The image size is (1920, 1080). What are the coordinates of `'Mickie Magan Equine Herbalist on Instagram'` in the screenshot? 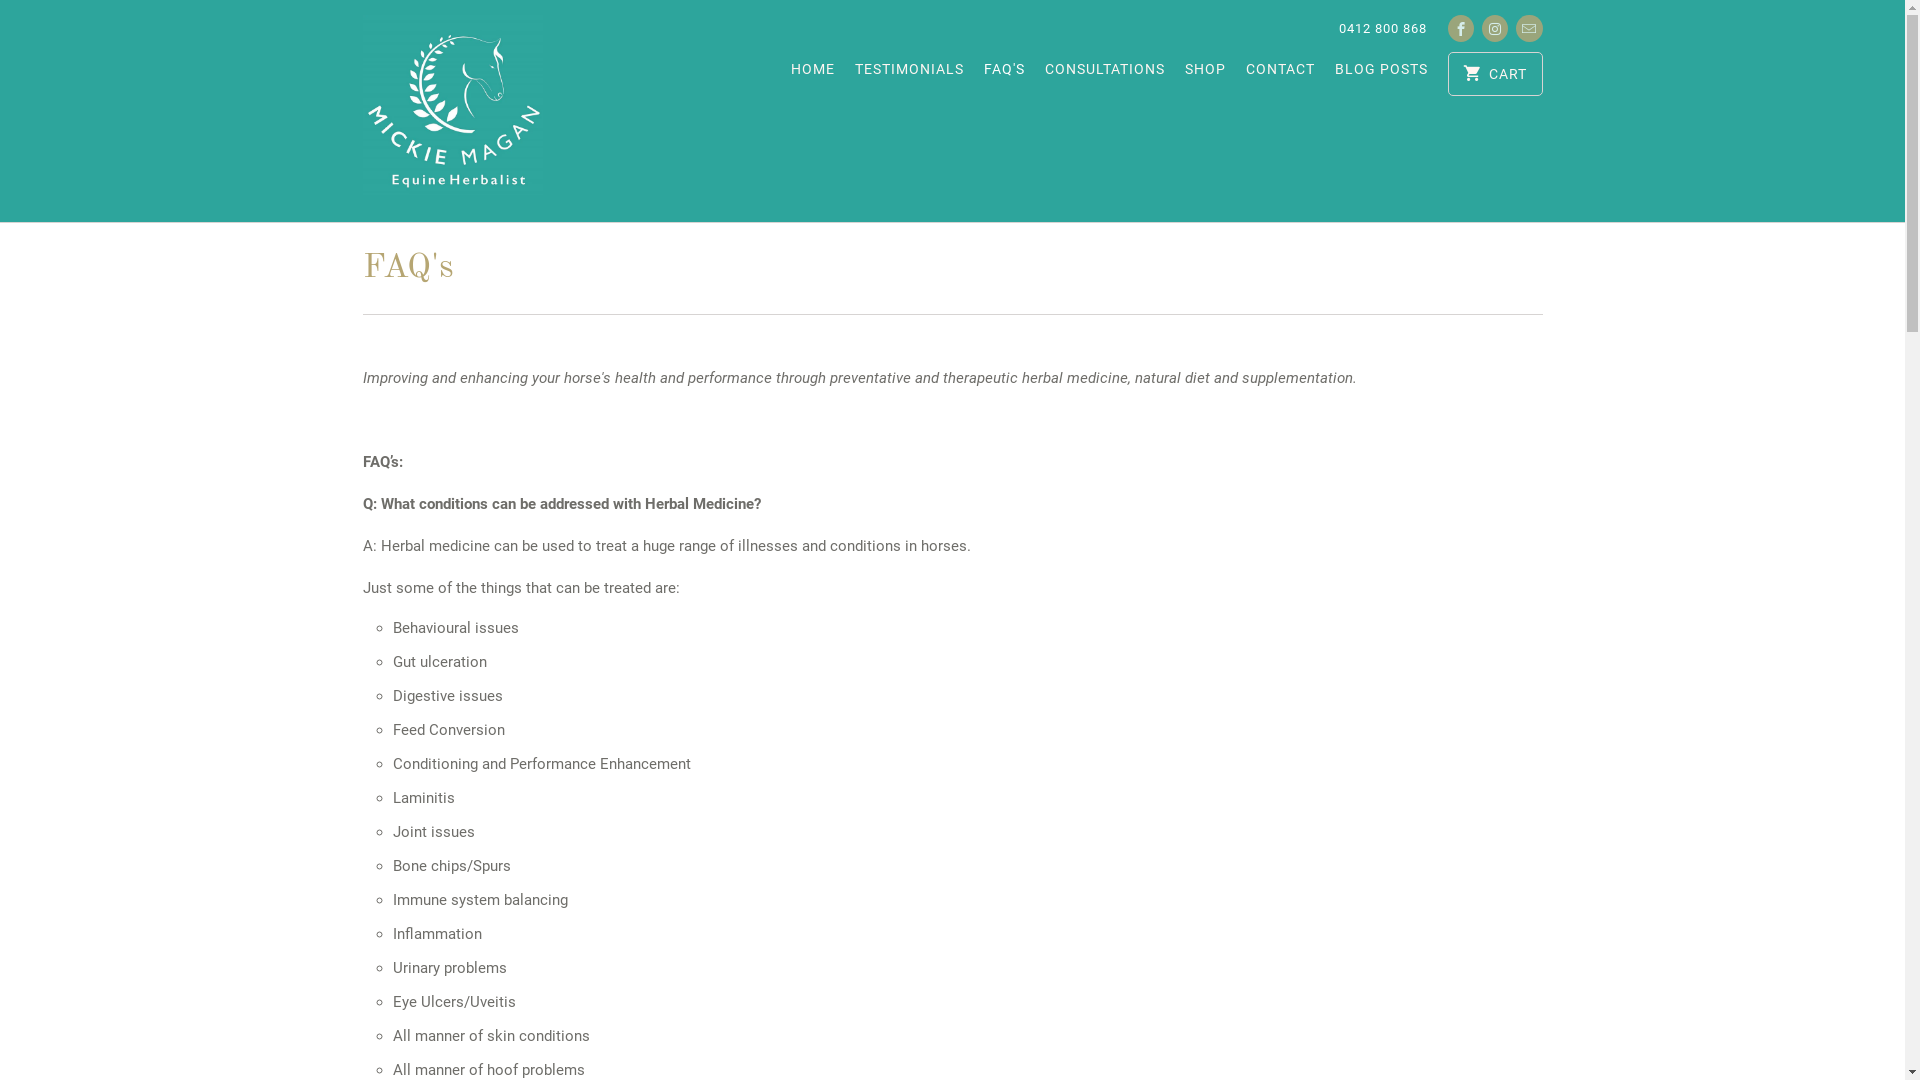 It's located at (1494, 28).